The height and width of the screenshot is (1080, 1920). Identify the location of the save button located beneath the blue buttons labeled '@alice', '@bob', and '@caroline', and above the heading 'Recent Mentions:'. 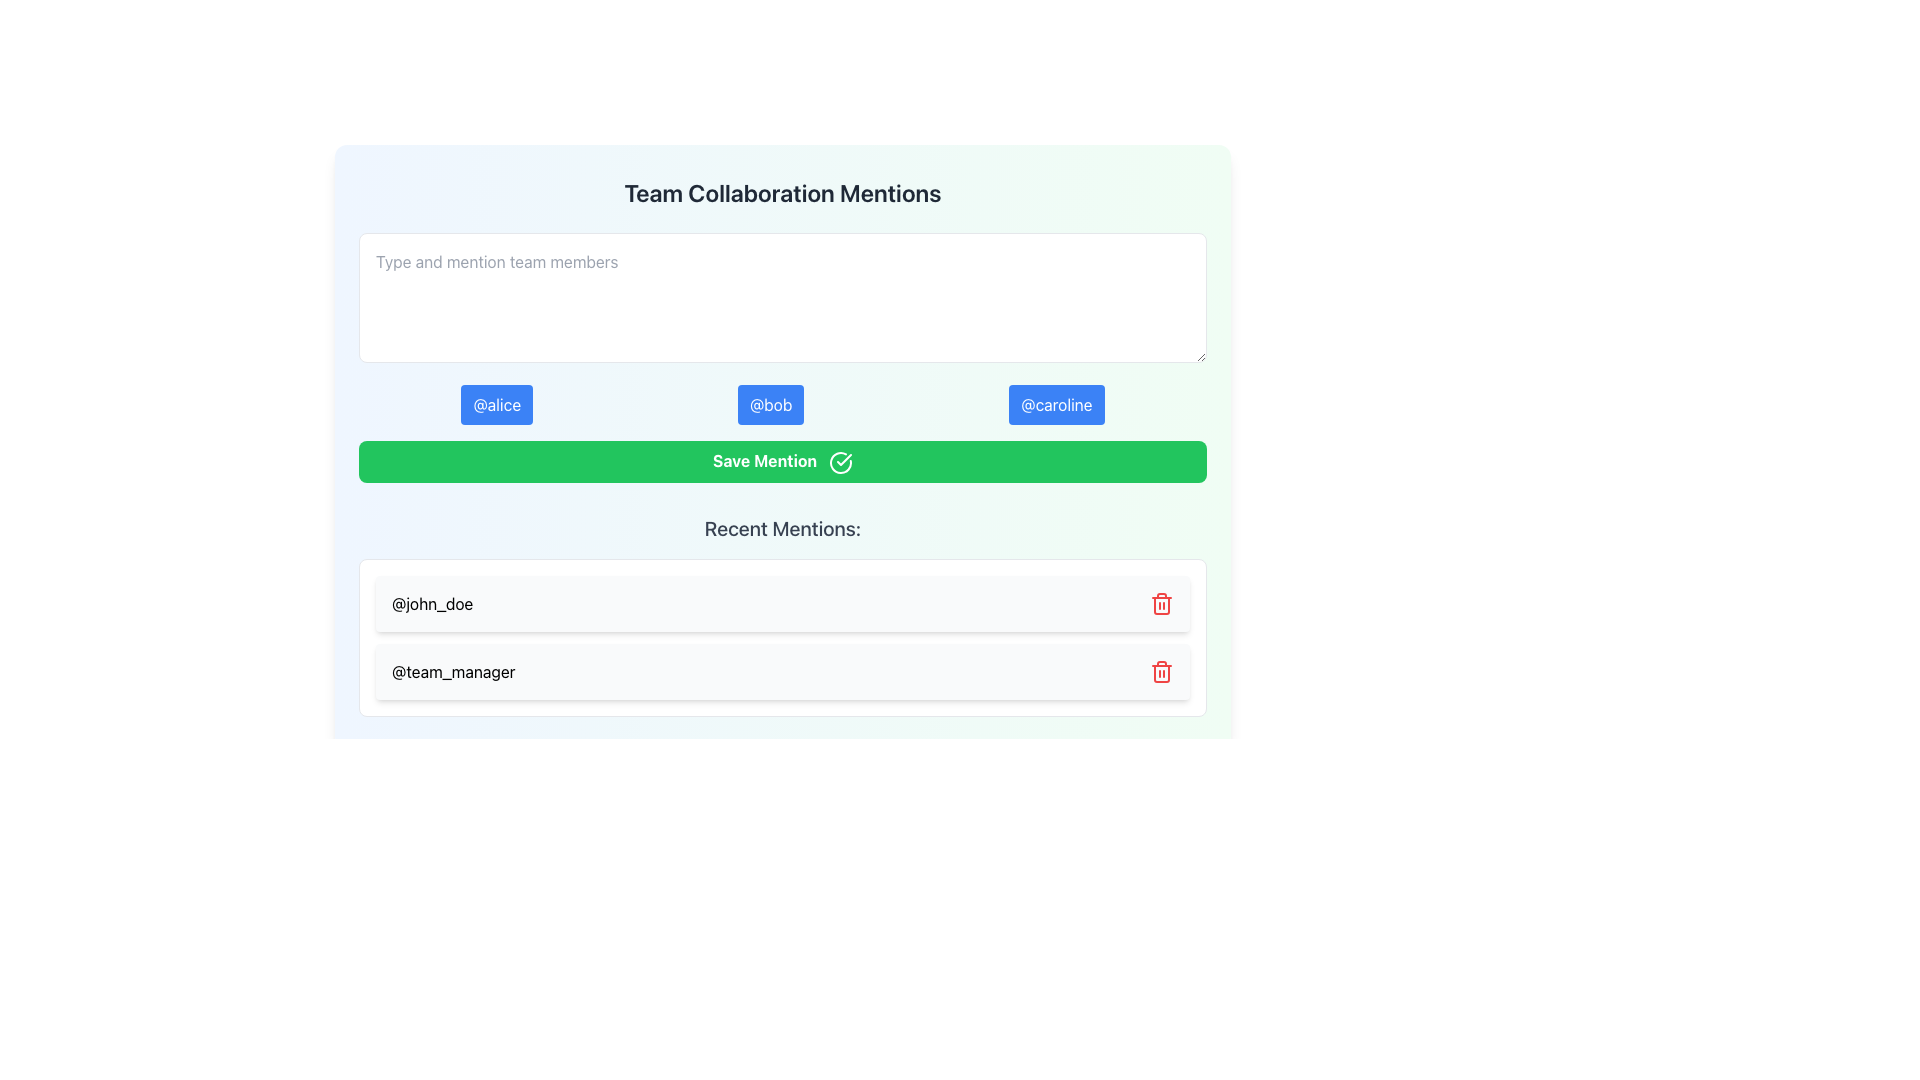
(781, 461).